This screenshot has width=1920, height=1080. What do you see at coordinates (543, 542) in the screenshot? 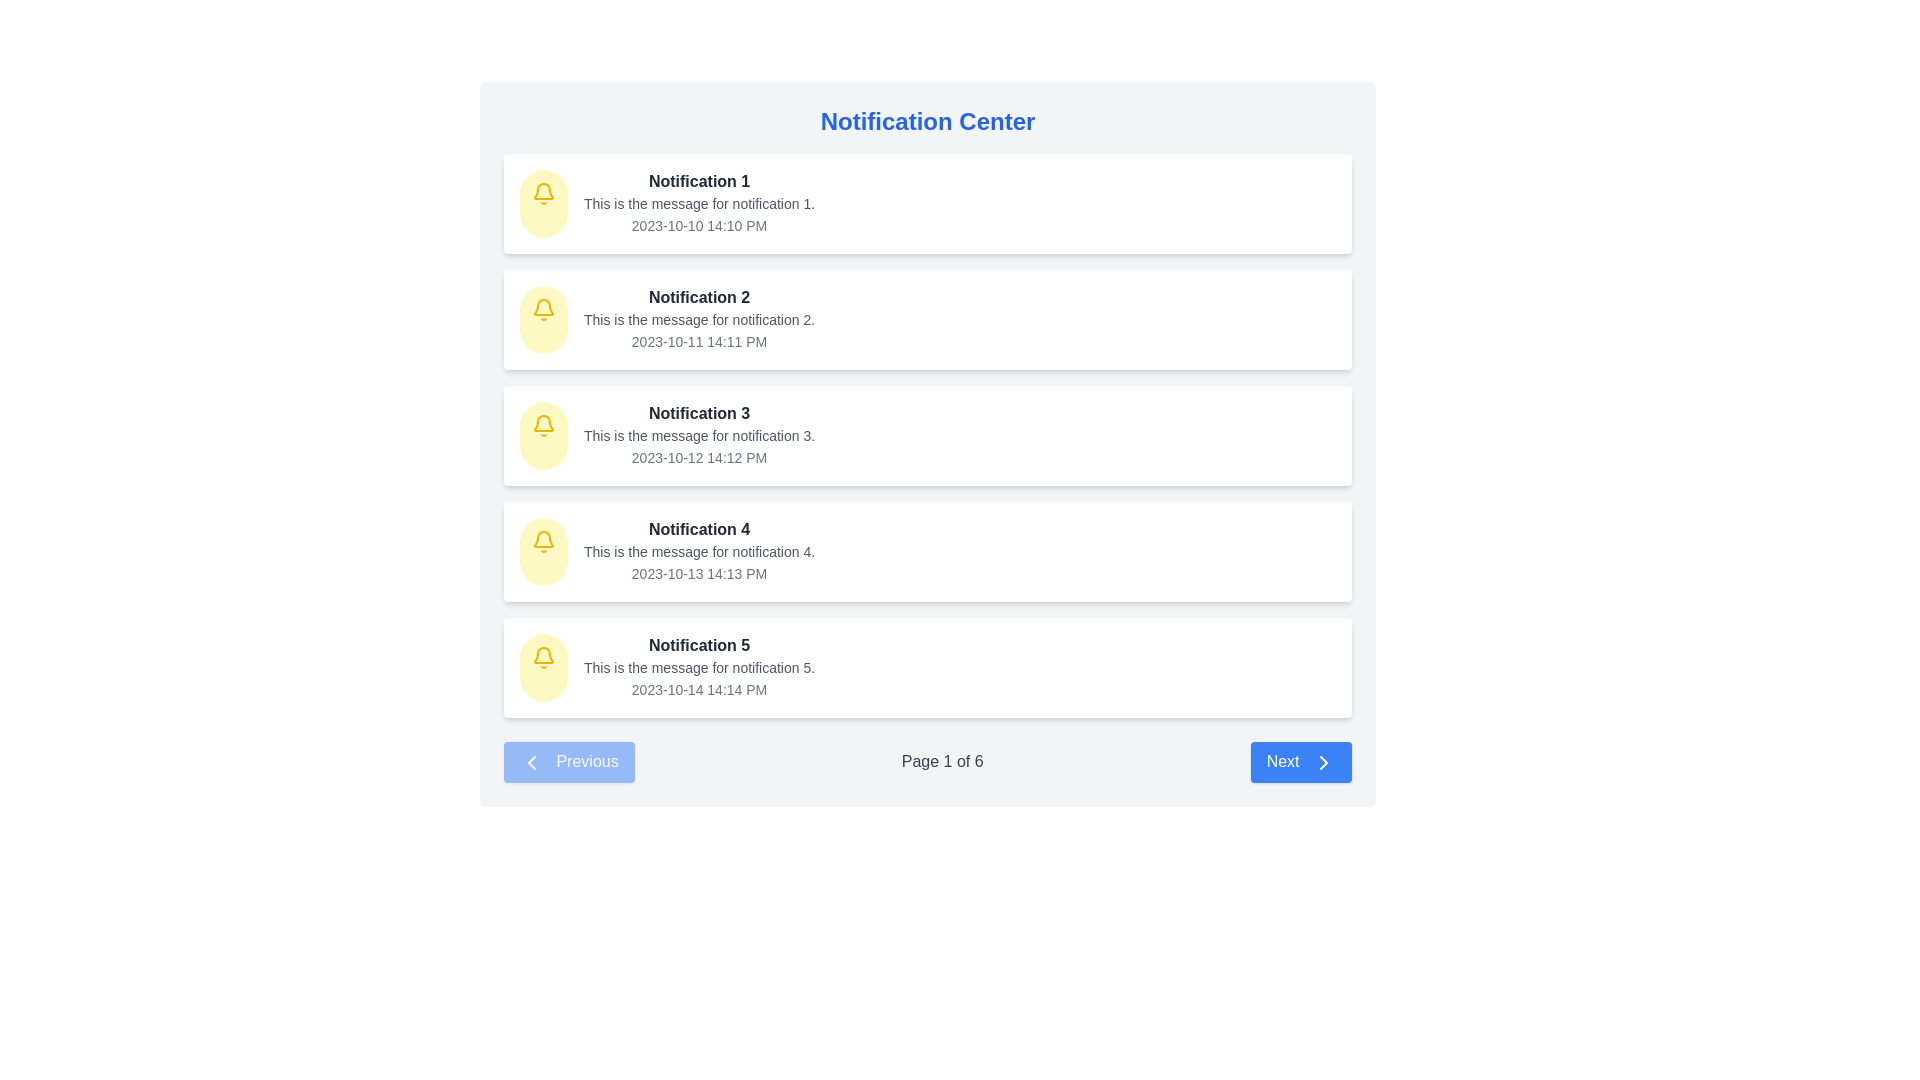
I see `the yellow bell icon located in the notification center` at bounding box center [543, 542].